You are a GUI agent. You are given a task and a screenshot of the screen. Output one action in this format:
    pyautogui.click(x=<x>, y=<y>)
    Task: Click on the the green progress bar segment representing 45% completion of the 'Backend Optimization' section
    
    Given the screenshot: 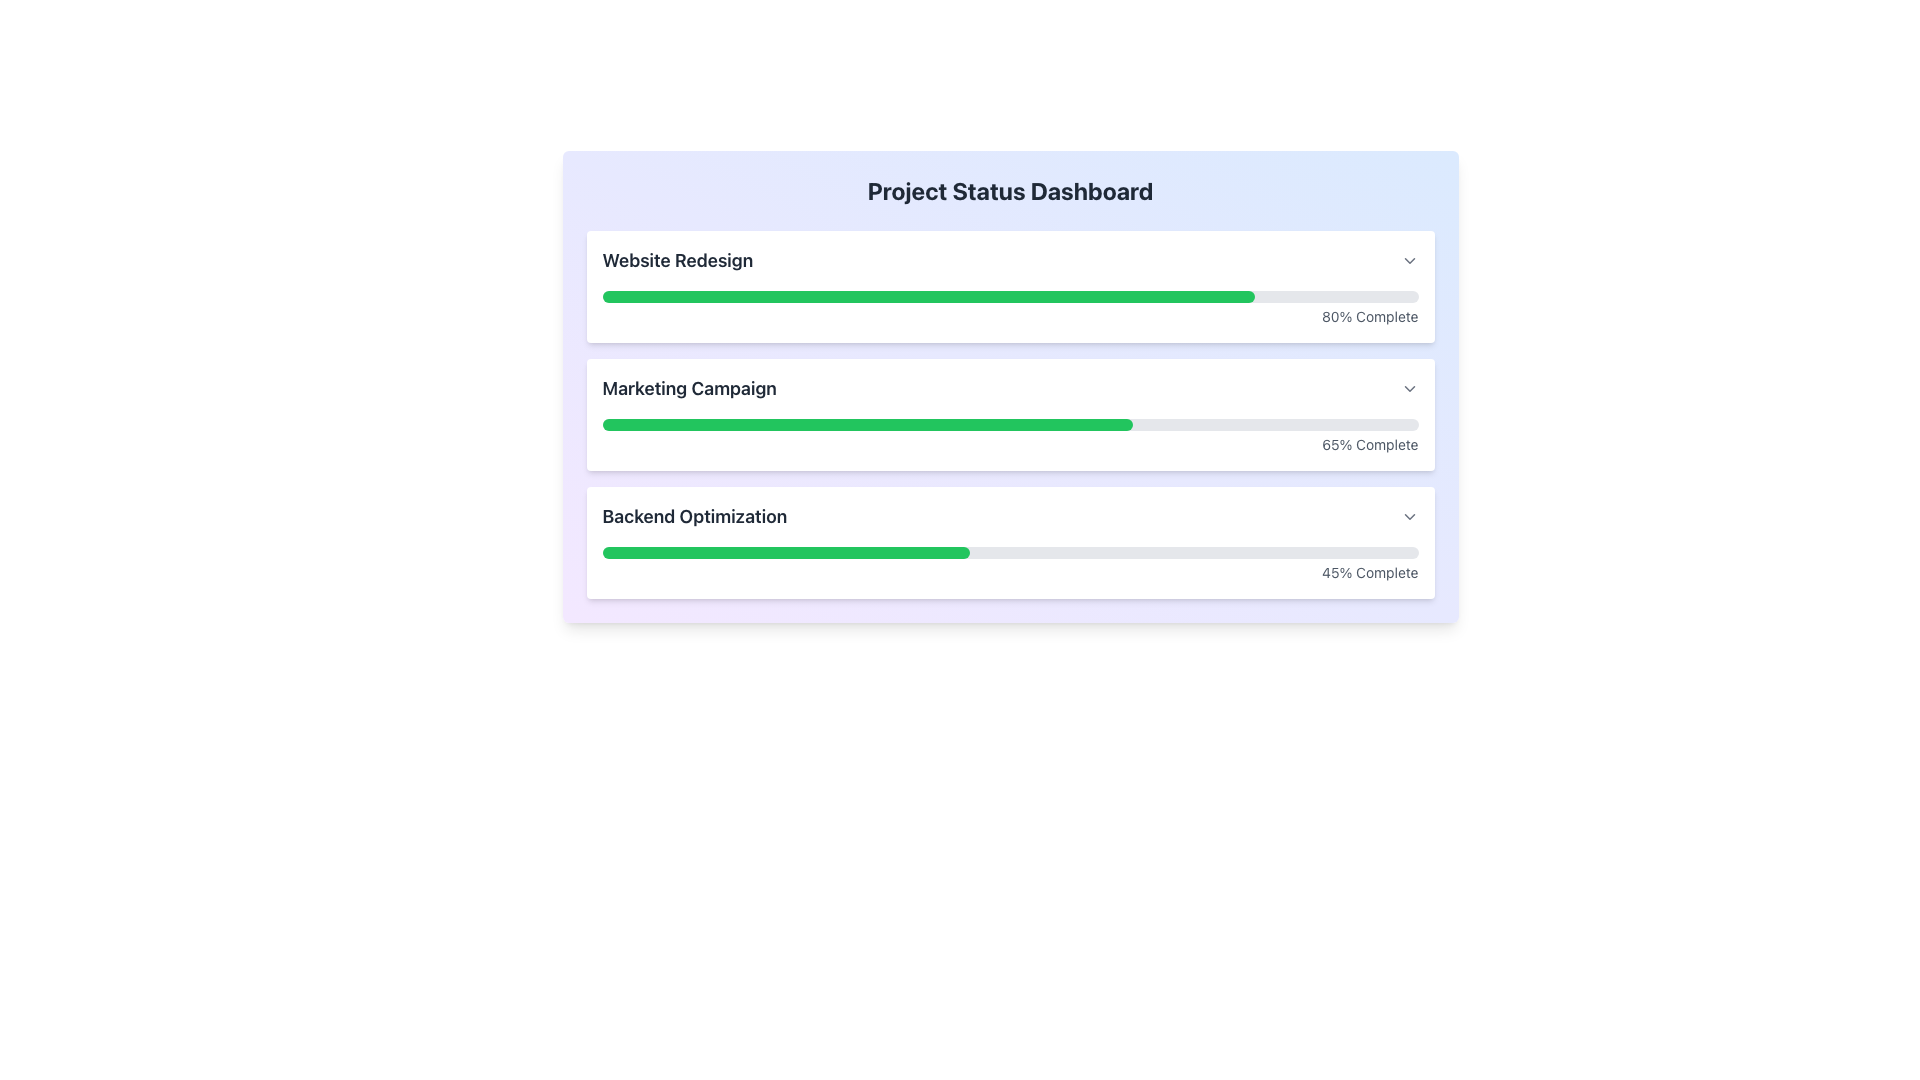 What is the action you would take?
    pyautogui.click(x=785, y=552)
    